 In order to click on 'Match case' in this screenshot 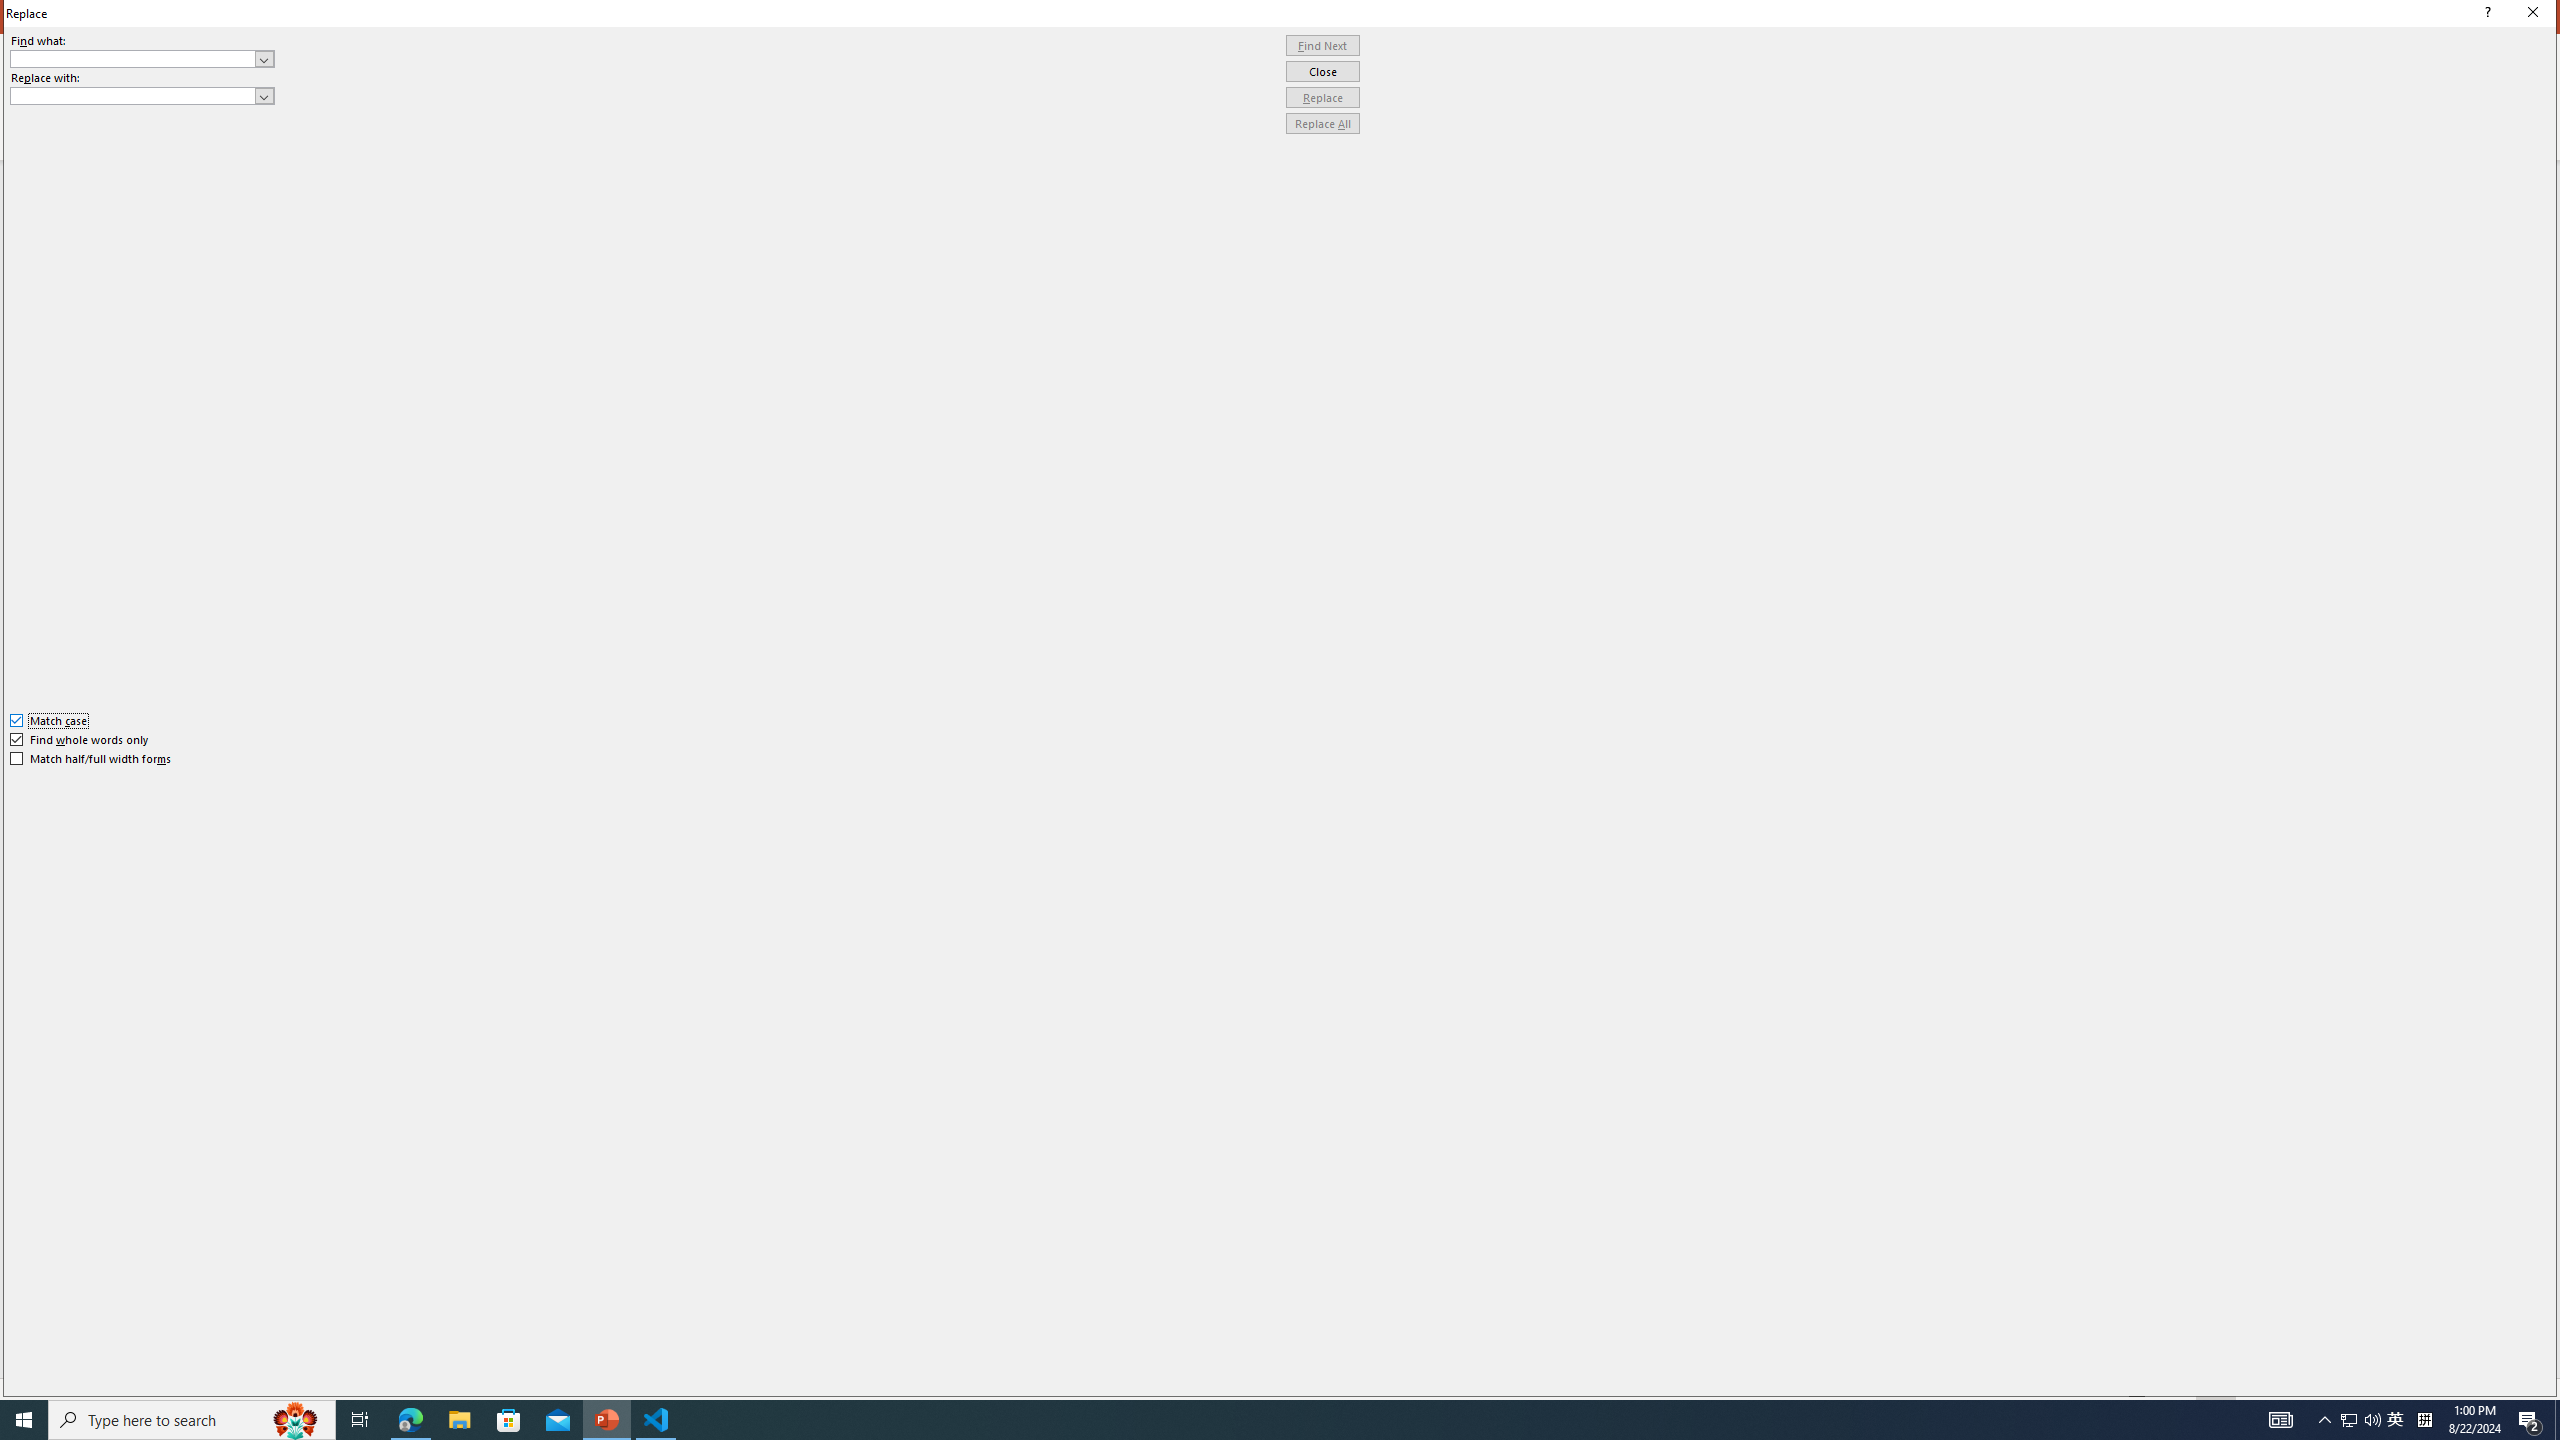, I will do `click(48, 720)`.